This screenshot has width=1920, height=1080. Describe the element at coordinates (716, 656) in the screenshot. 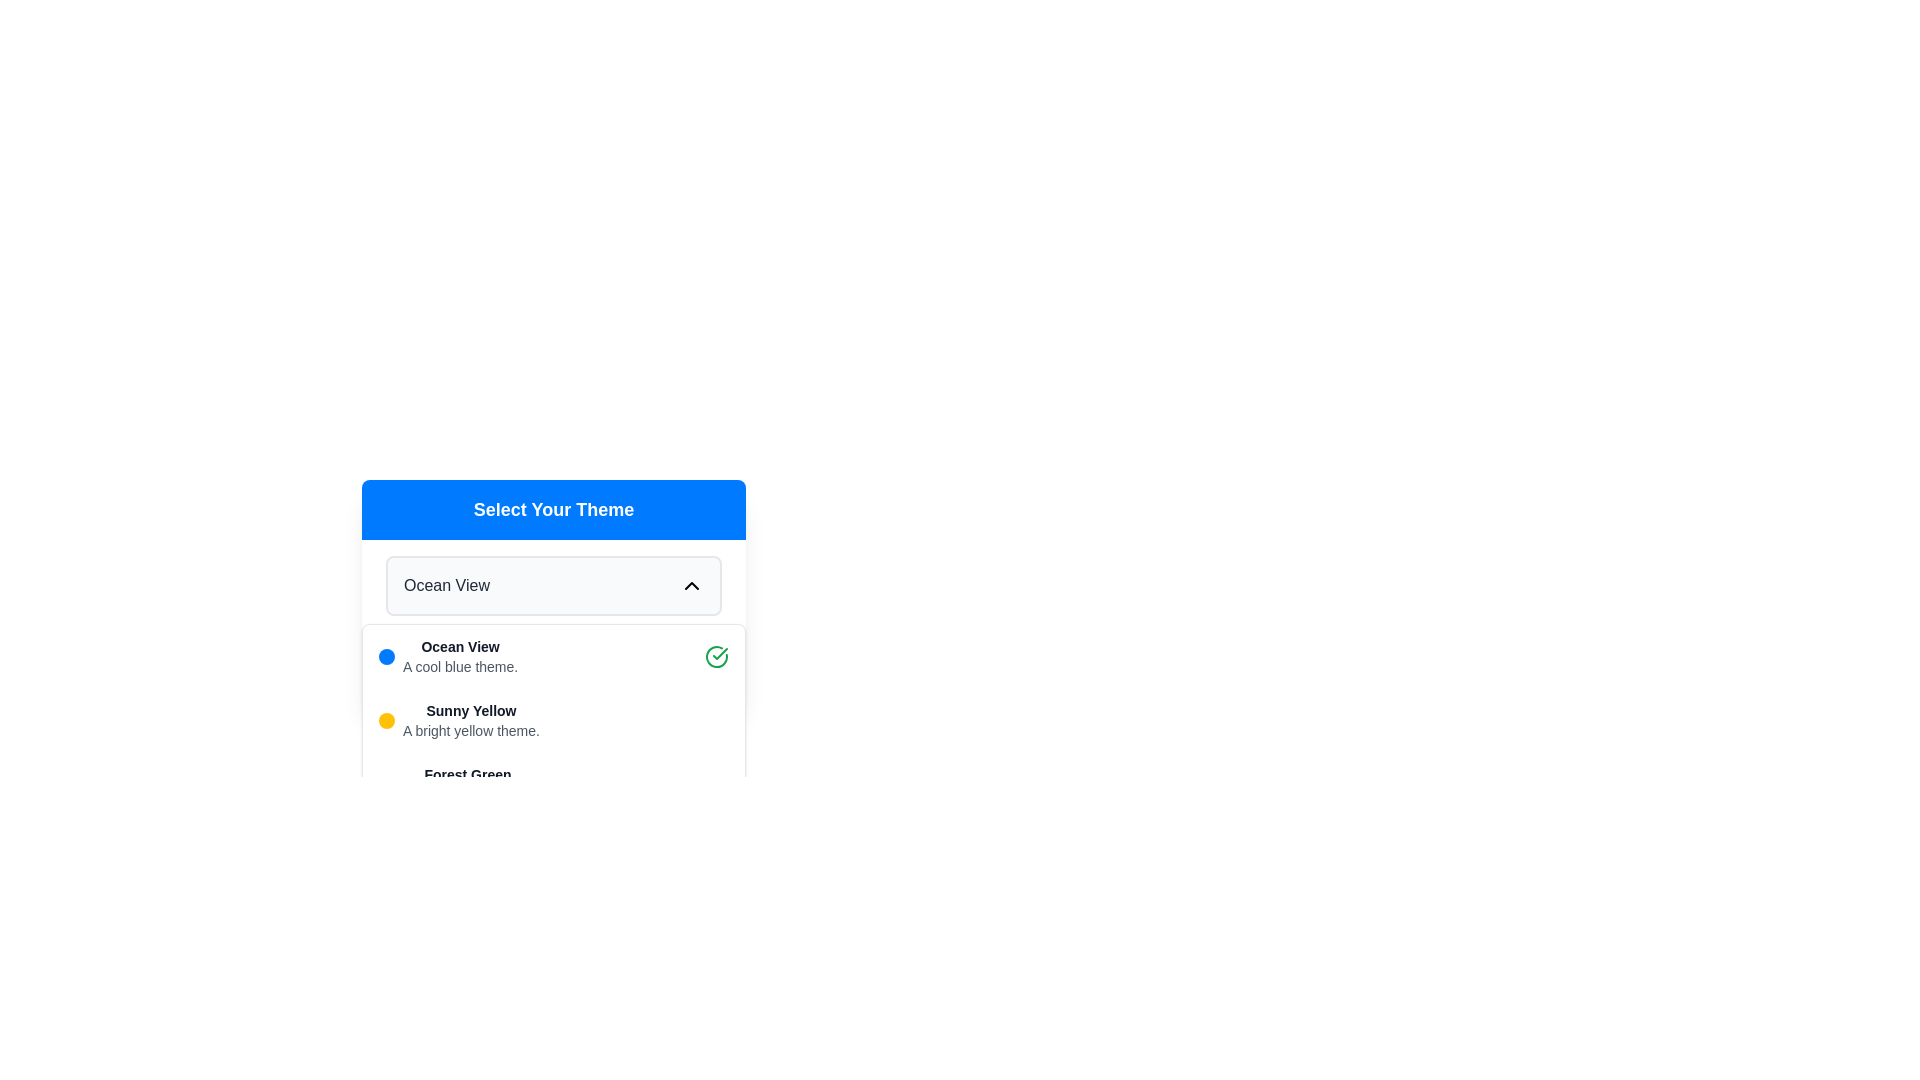

I see `the green checkmark icon inside a circle, which is positioned at the right-hand end of the 'Ocean View' list entry in the theme selector dropdown` at that location.